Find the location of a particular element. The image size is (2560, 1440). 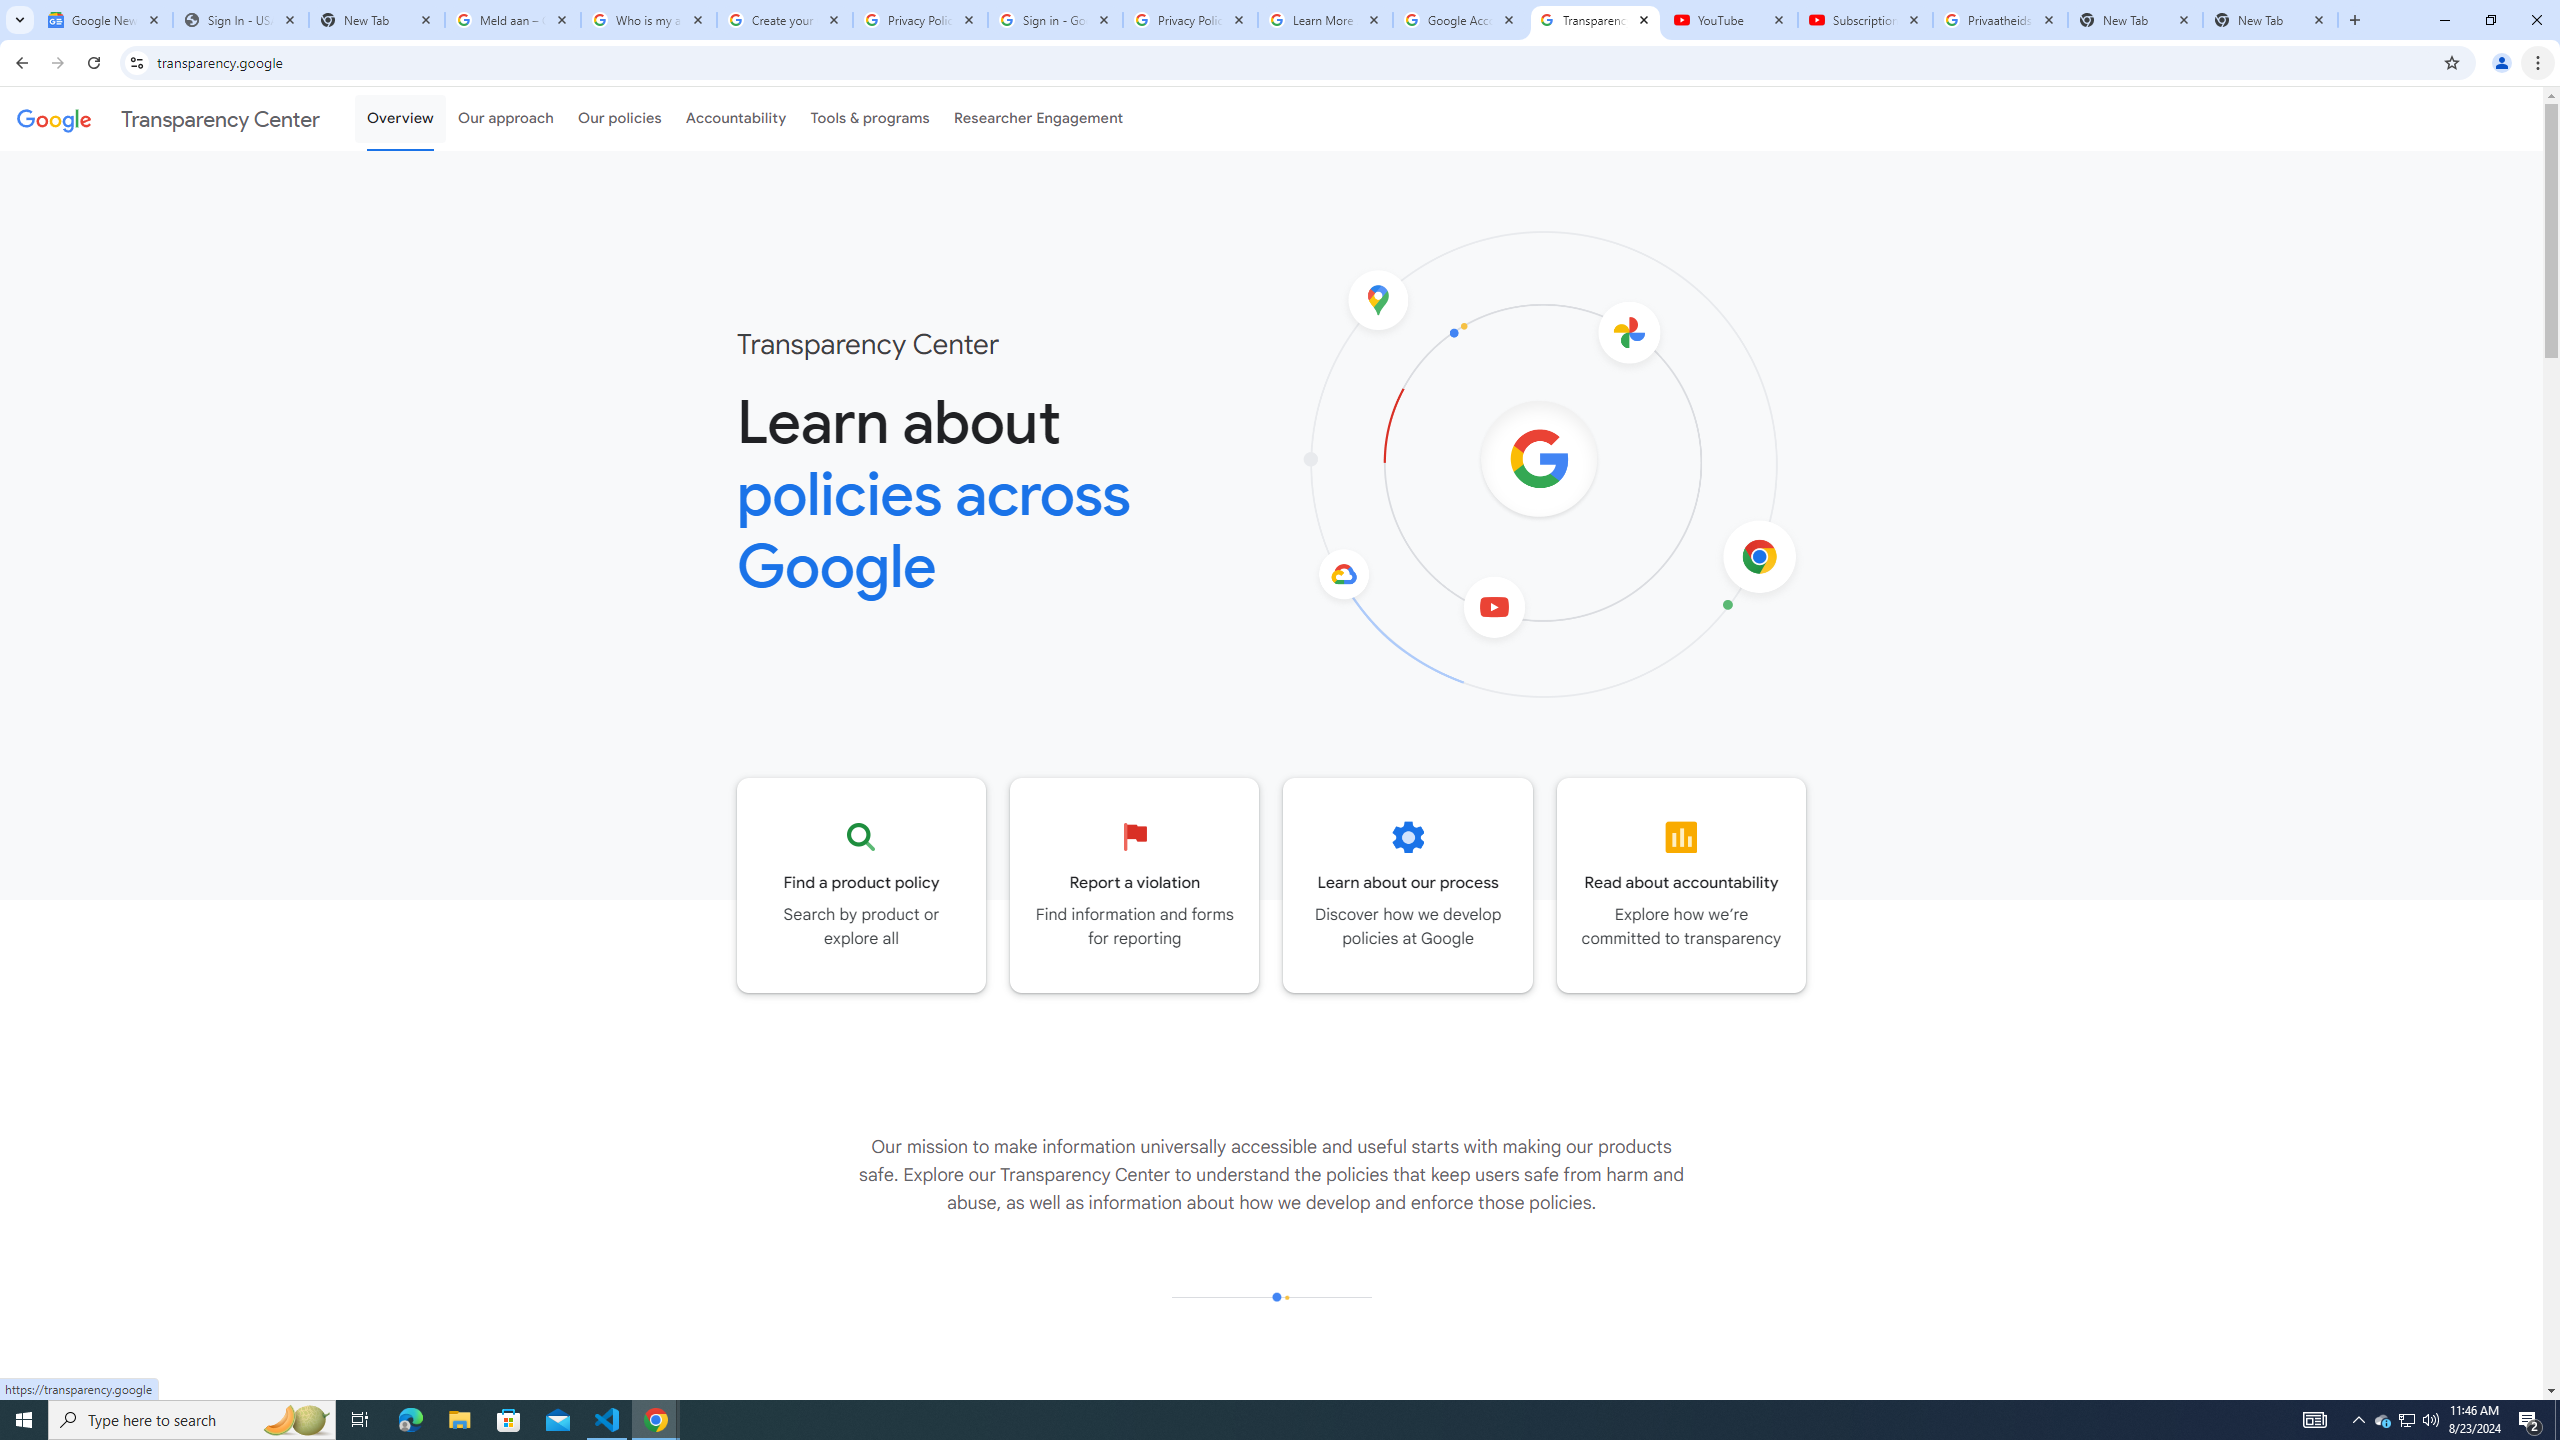

'New Tab' is located at coordinates (2270, 19).